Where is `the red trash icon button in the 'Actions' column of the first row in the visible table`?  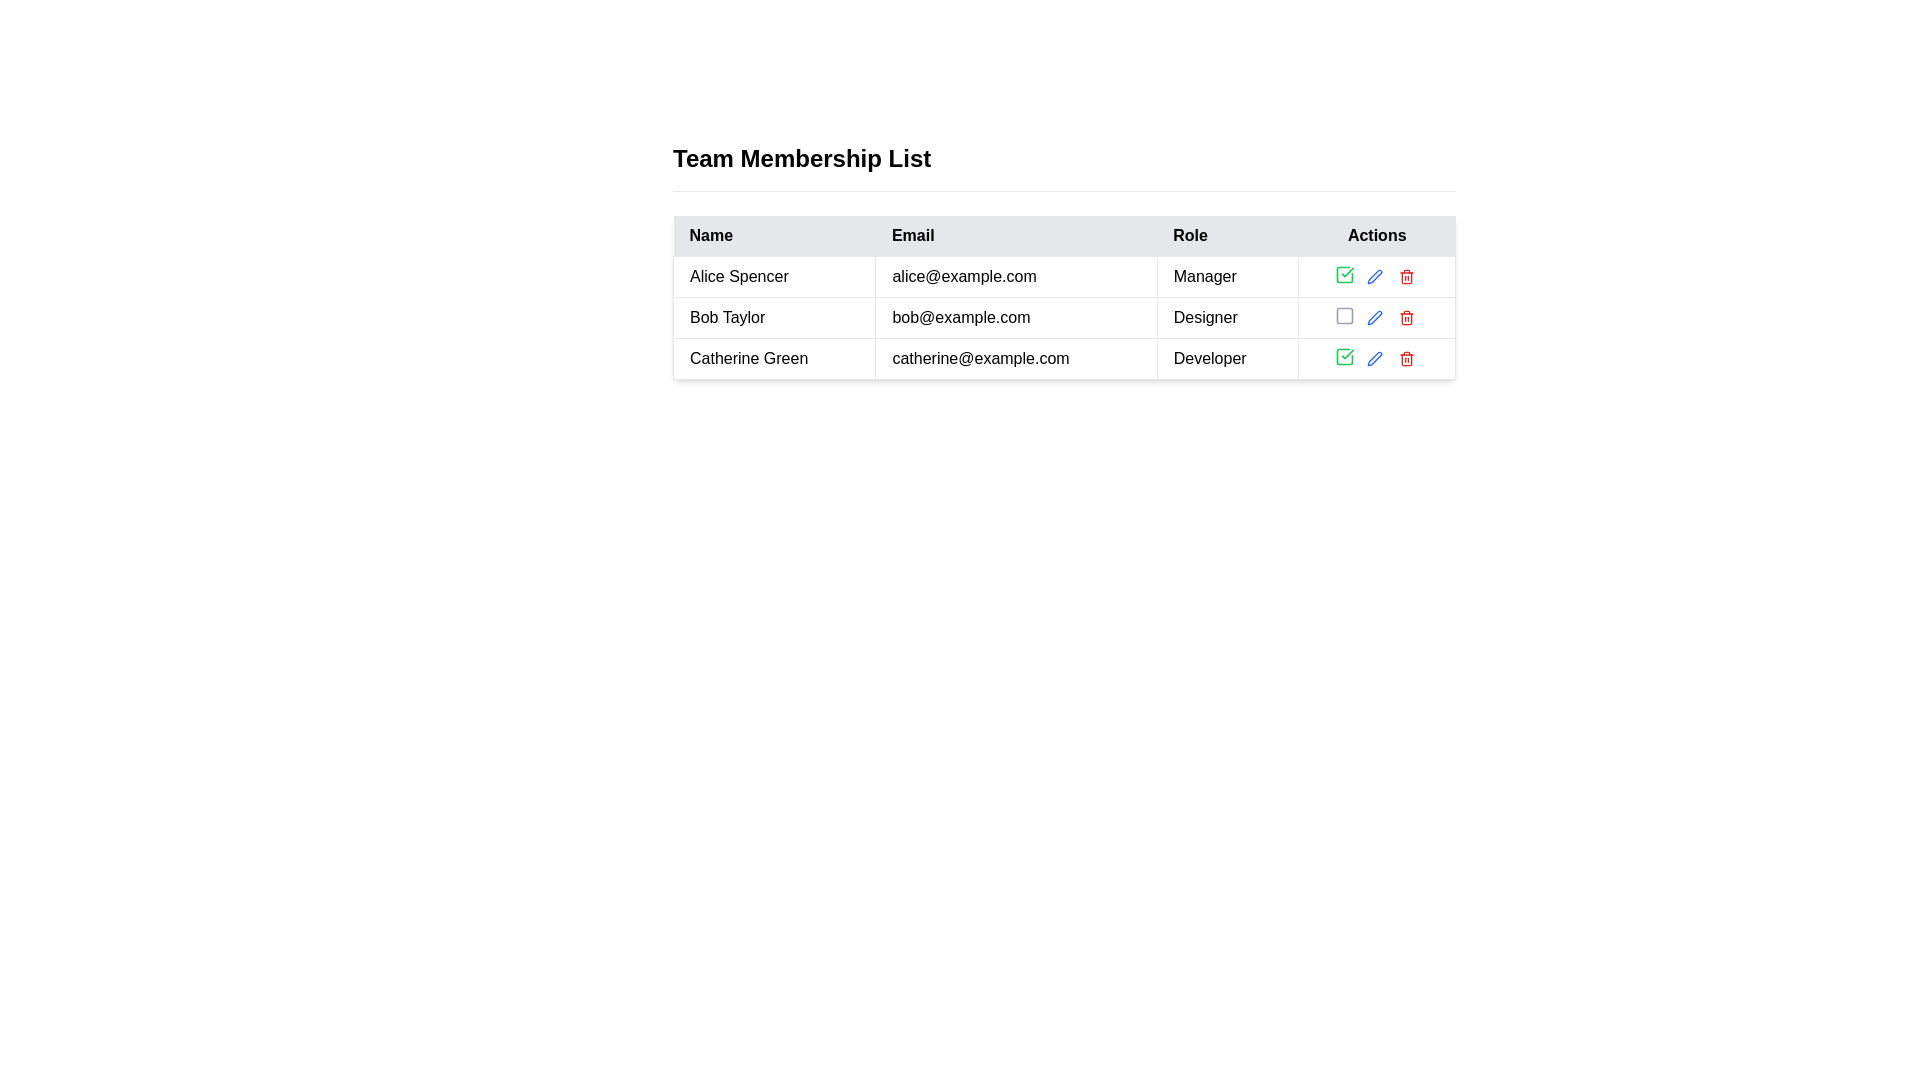 the red trash icon button in the 'Actions' column of the first row in the visible table is located at coordinates (1406, 277).